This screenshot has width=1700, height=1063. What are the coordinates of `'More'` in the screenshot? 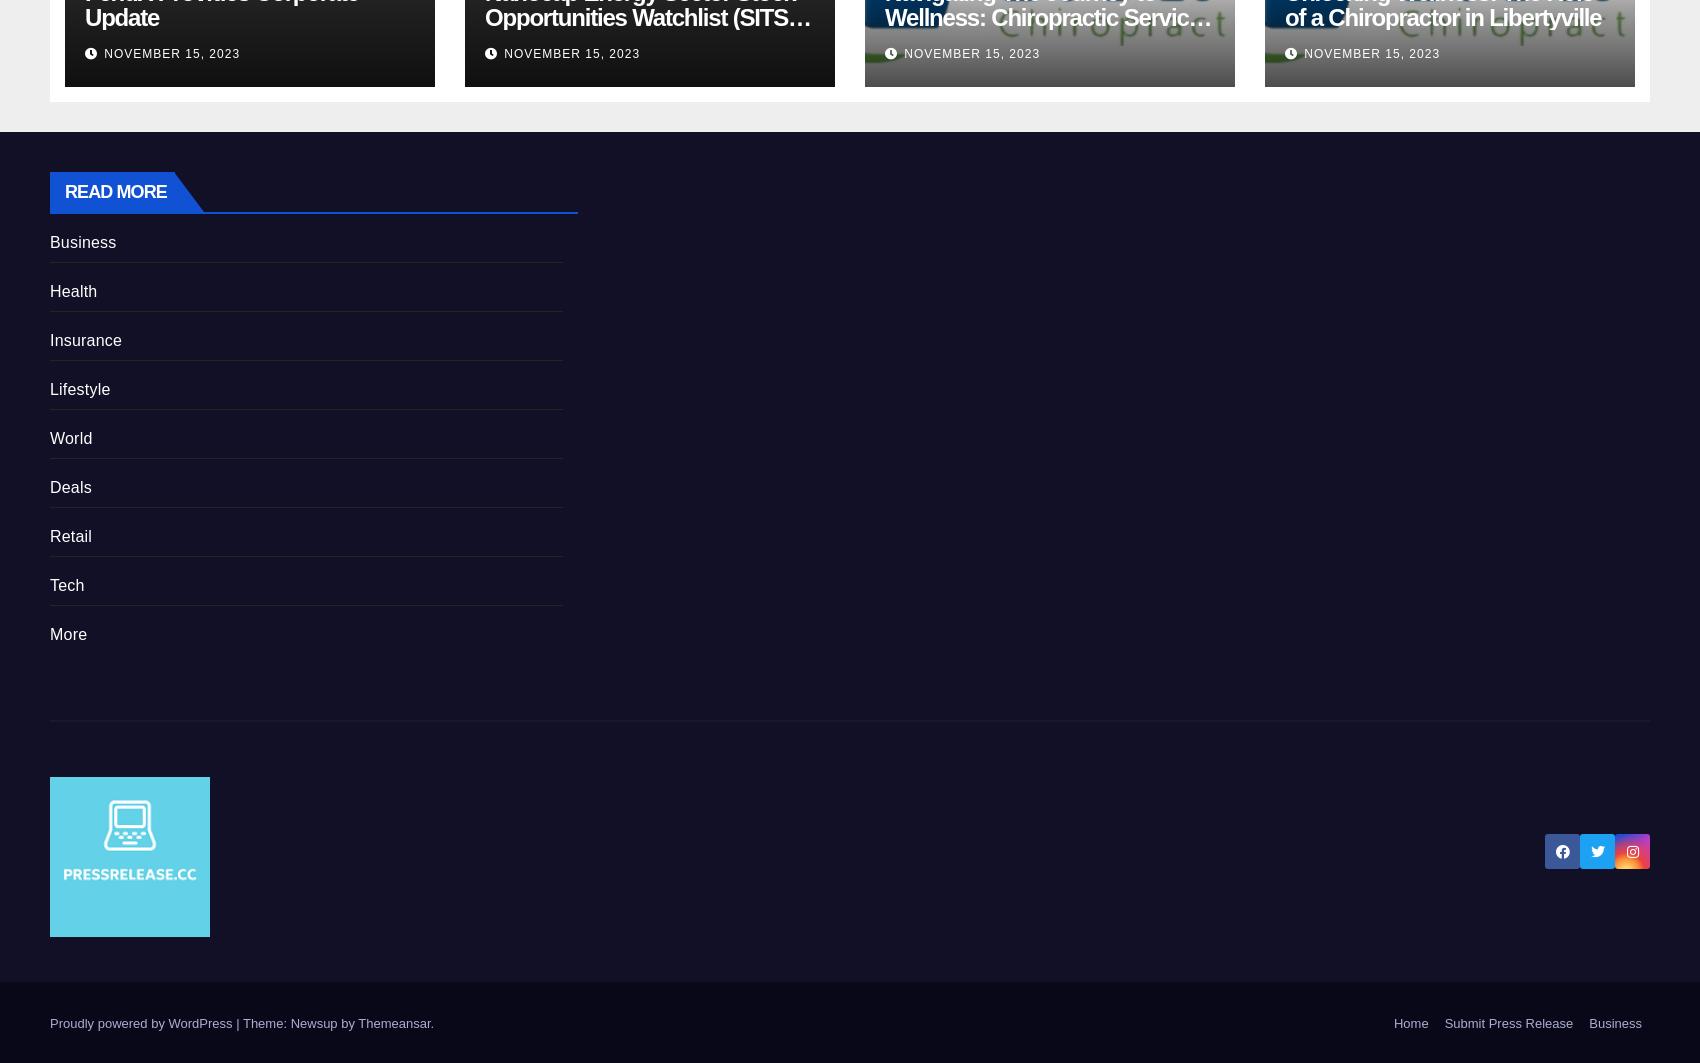 It's located at (68, 632).